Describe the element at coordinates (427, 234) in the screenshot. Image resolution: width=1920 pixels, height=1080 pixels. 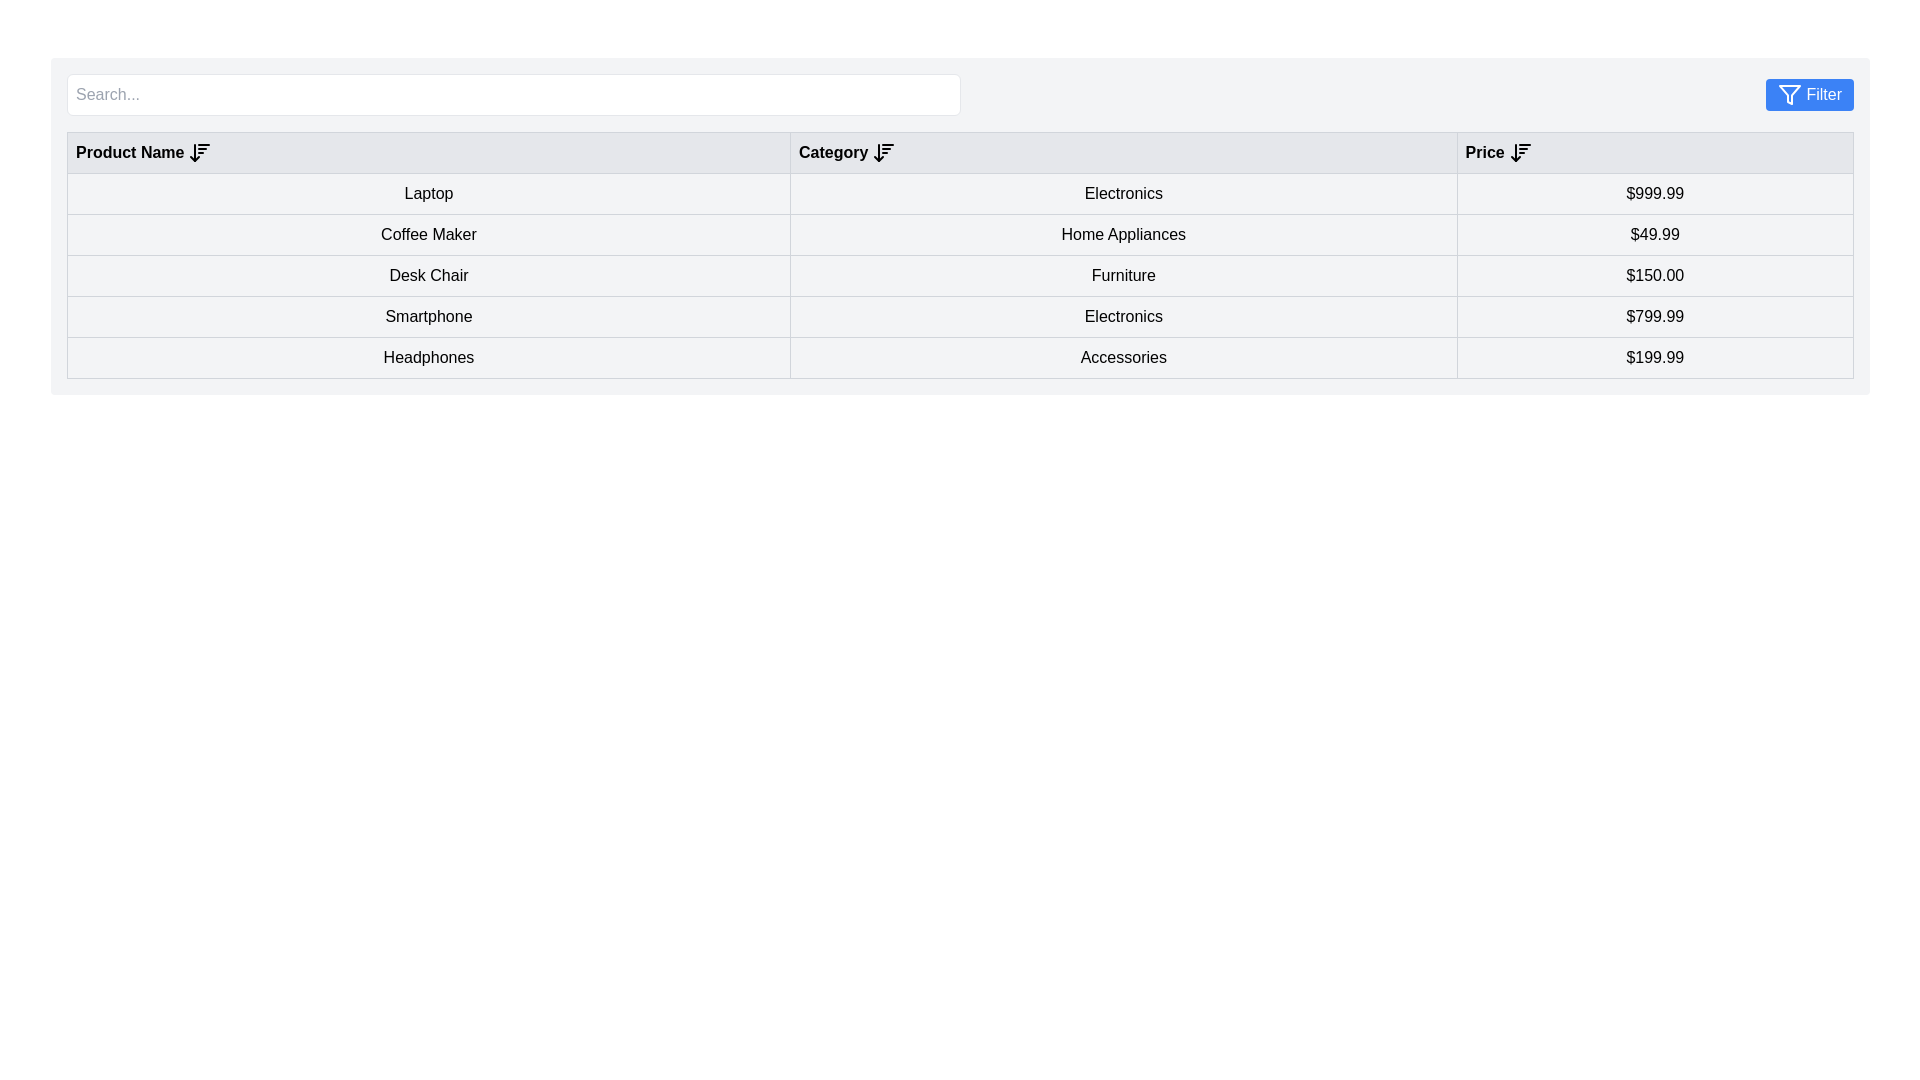
I see `the text label displaying 'Coffee Maker' located in the second row under the 'Product Name' column in the table` at that location.